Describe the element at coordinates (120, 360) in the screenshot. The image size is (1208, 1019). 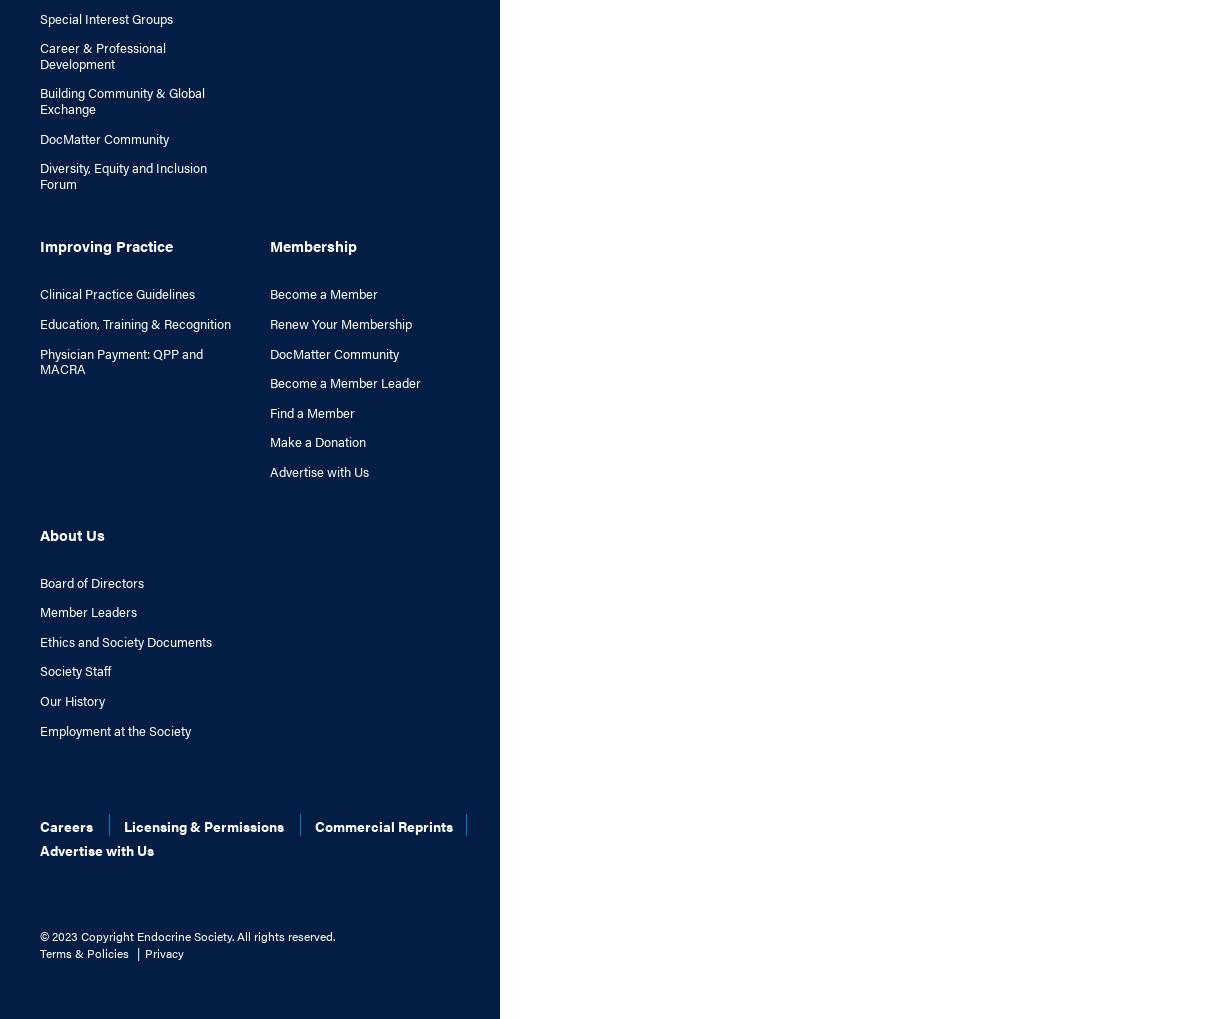
I see `'Physician Payment: QPP and MACRA'` at that location.